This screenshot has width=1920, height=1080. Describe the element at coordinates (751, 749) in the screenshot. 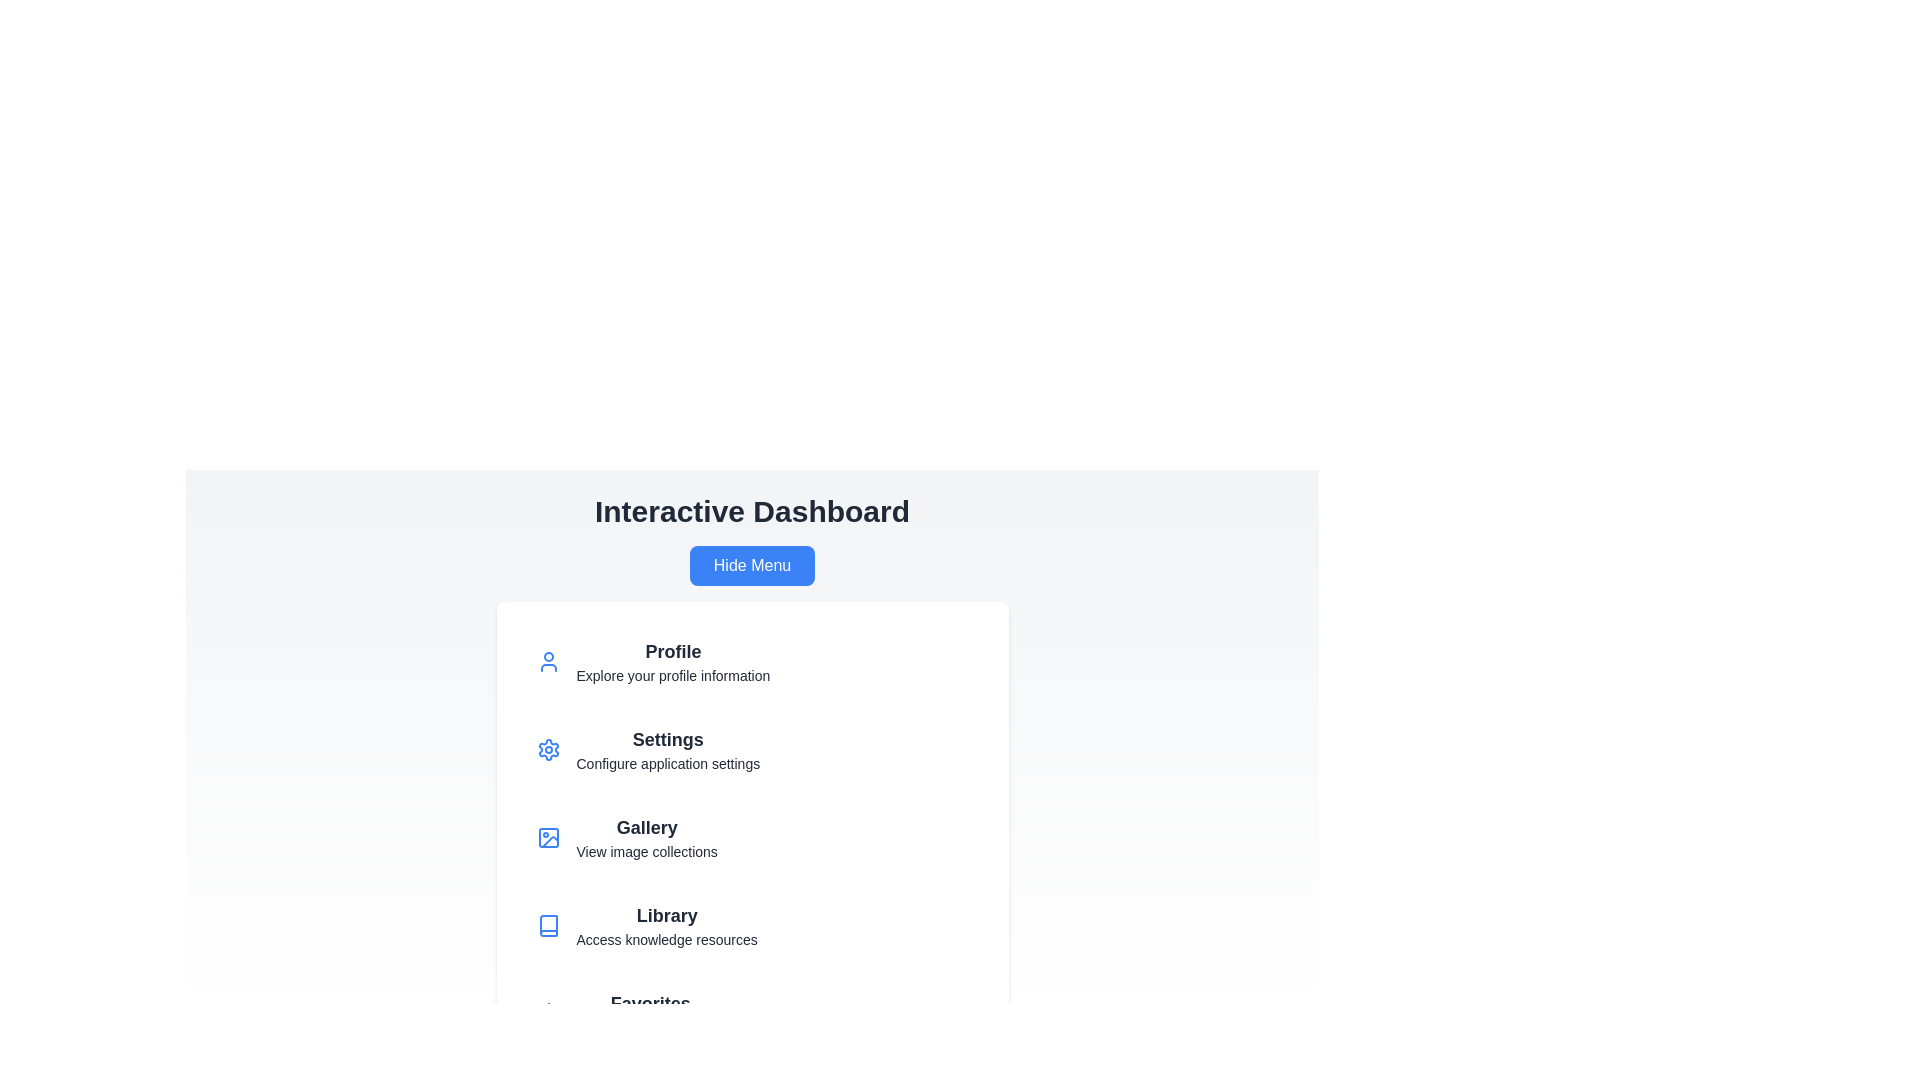

I see `the menu item Settings by clicking on it` at that location.